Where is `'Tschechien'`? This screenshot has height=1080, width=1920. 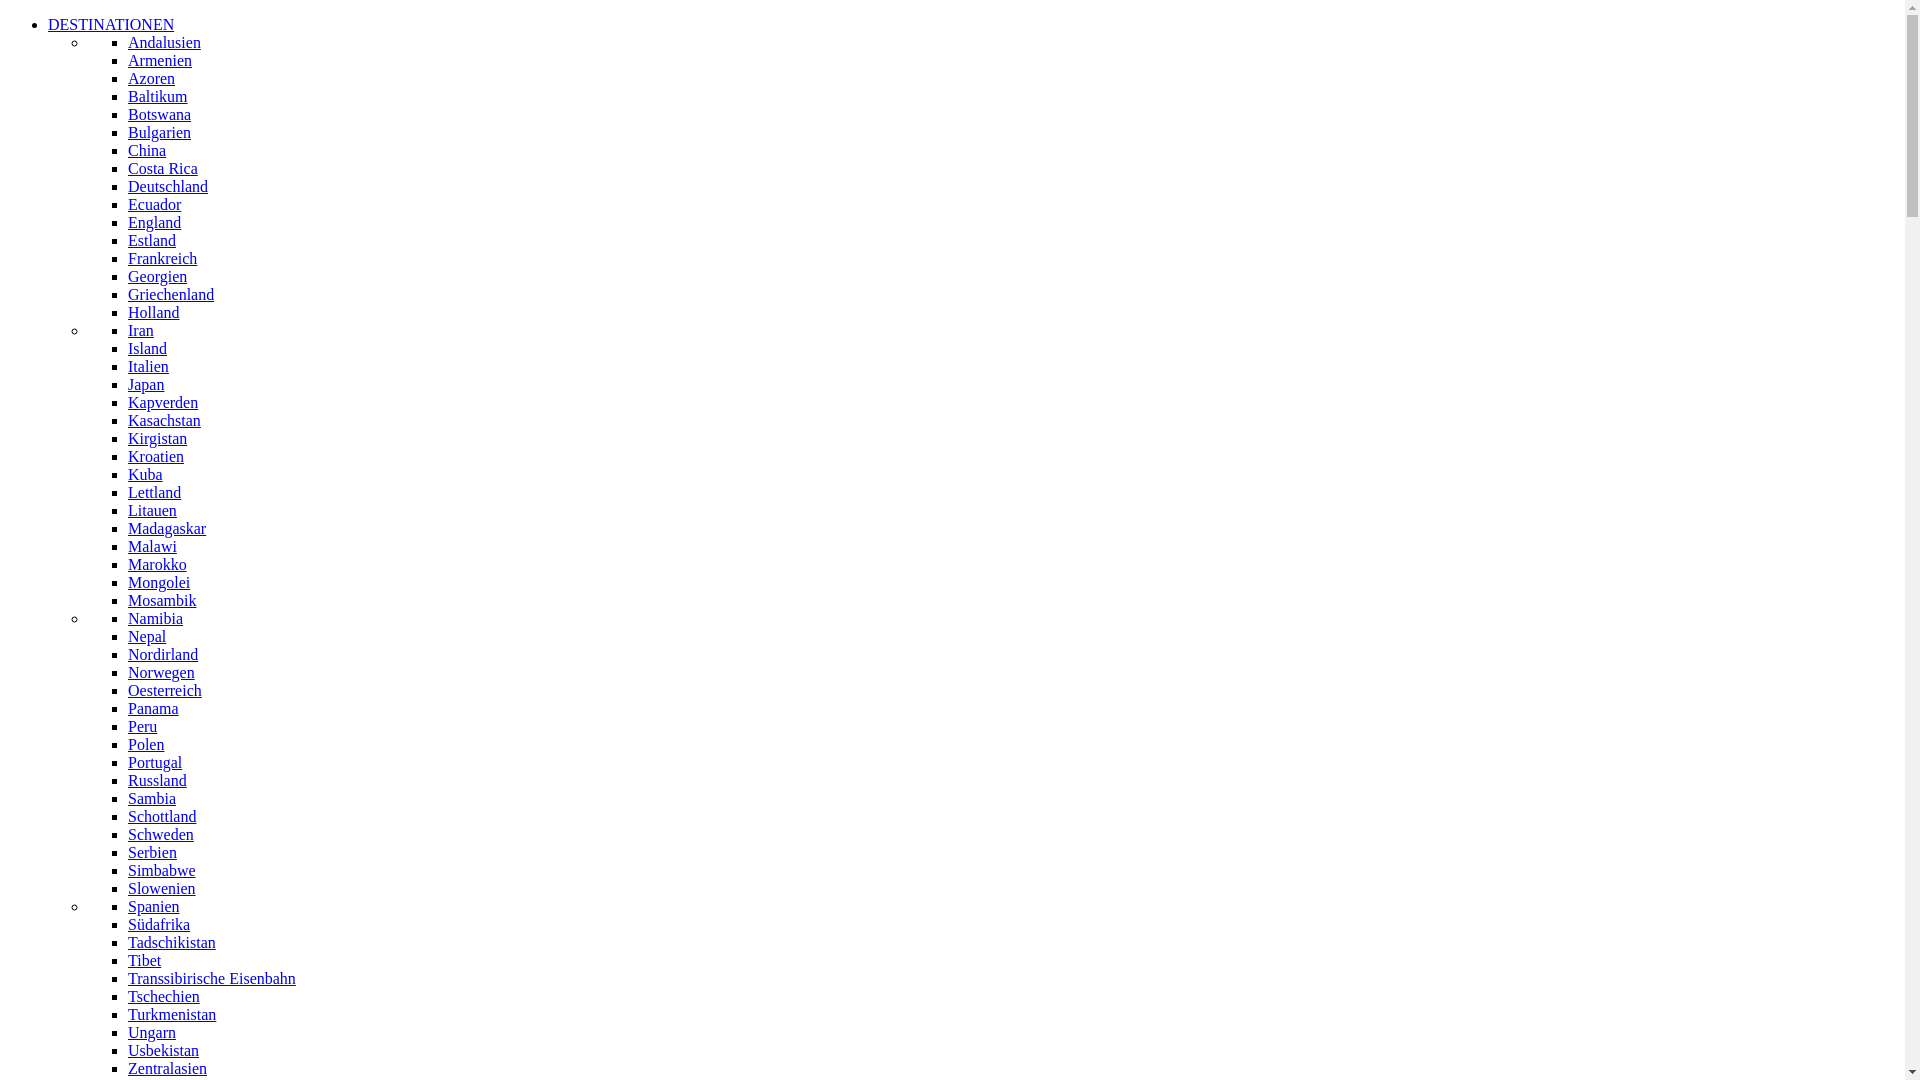 'Tschechien' is located at coordinates (163, 996).